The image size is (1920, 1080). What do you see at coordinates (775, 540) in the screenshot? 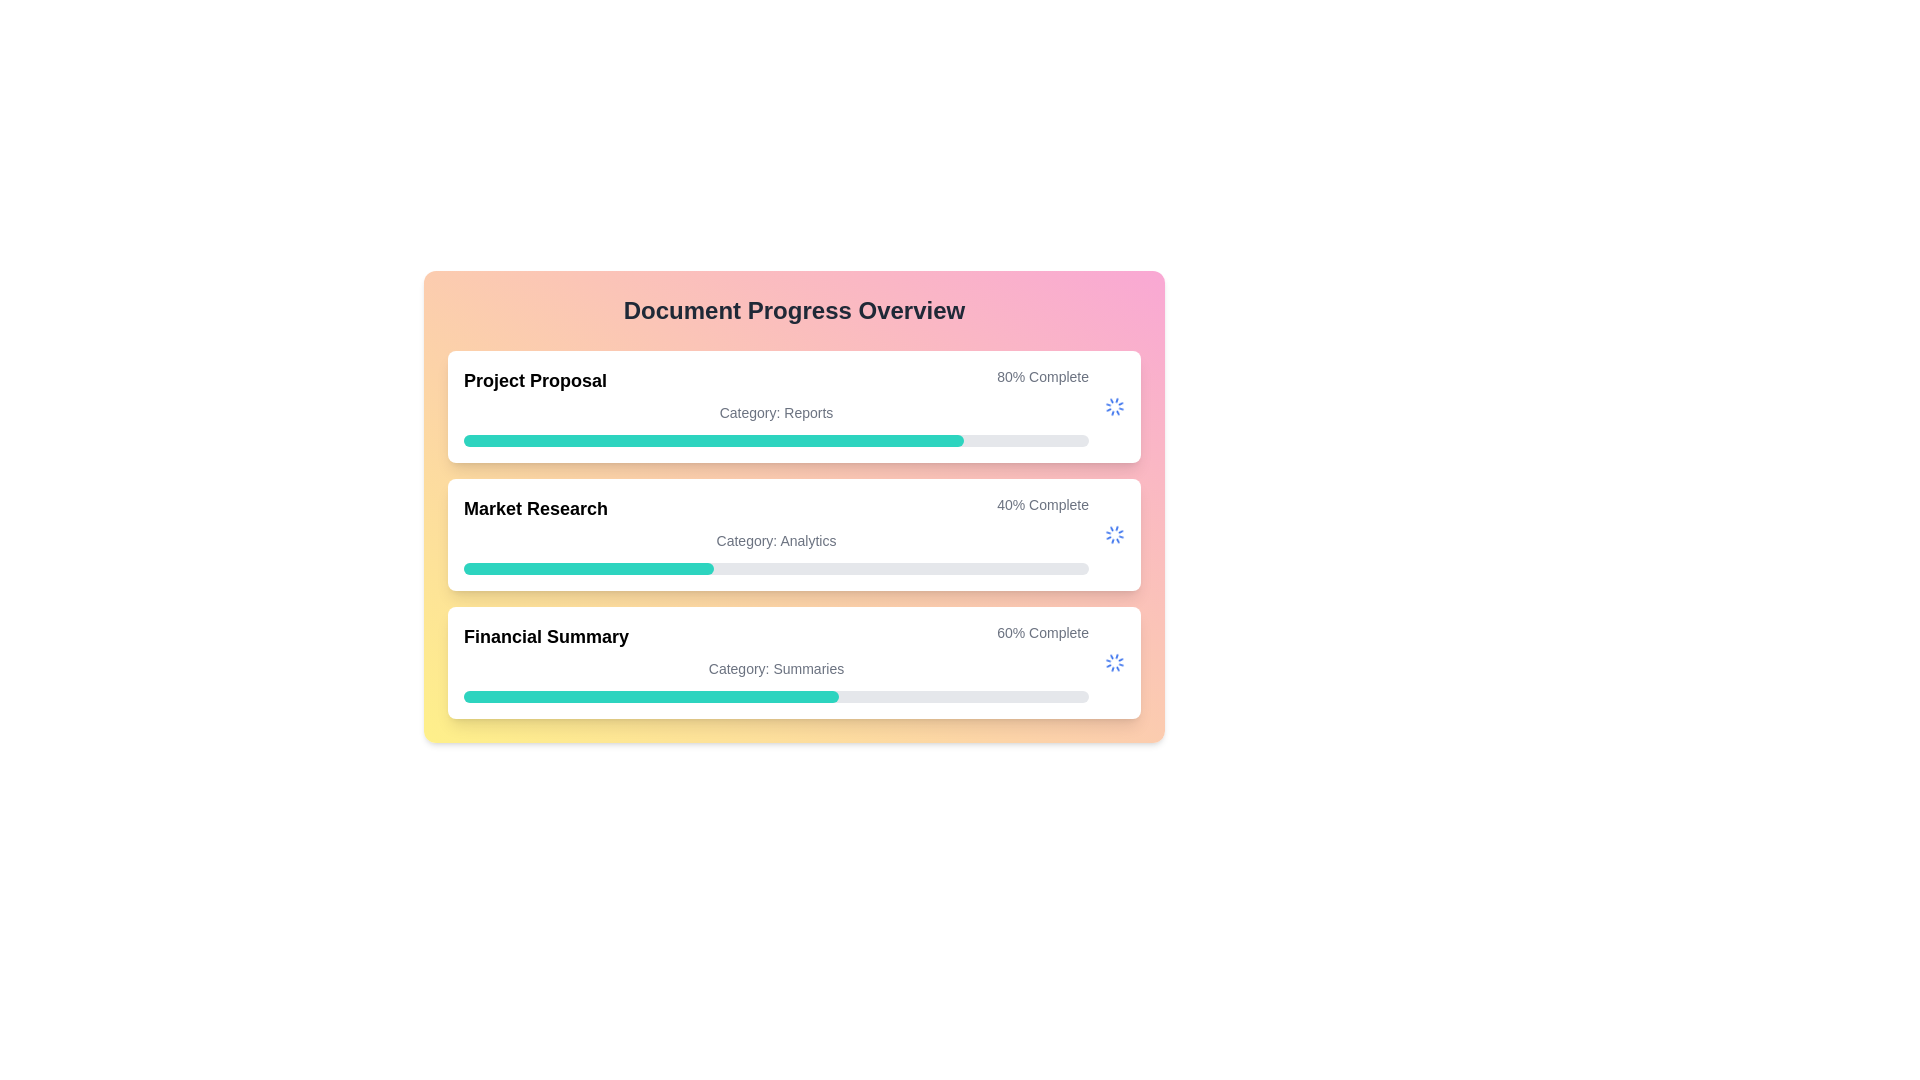
I see `text label categorizing the item's content as 'Analytics', which is centrally located within the 'Market Research' section, below '40% Complete' and above the progress bar` at bounding box center [775, 540].